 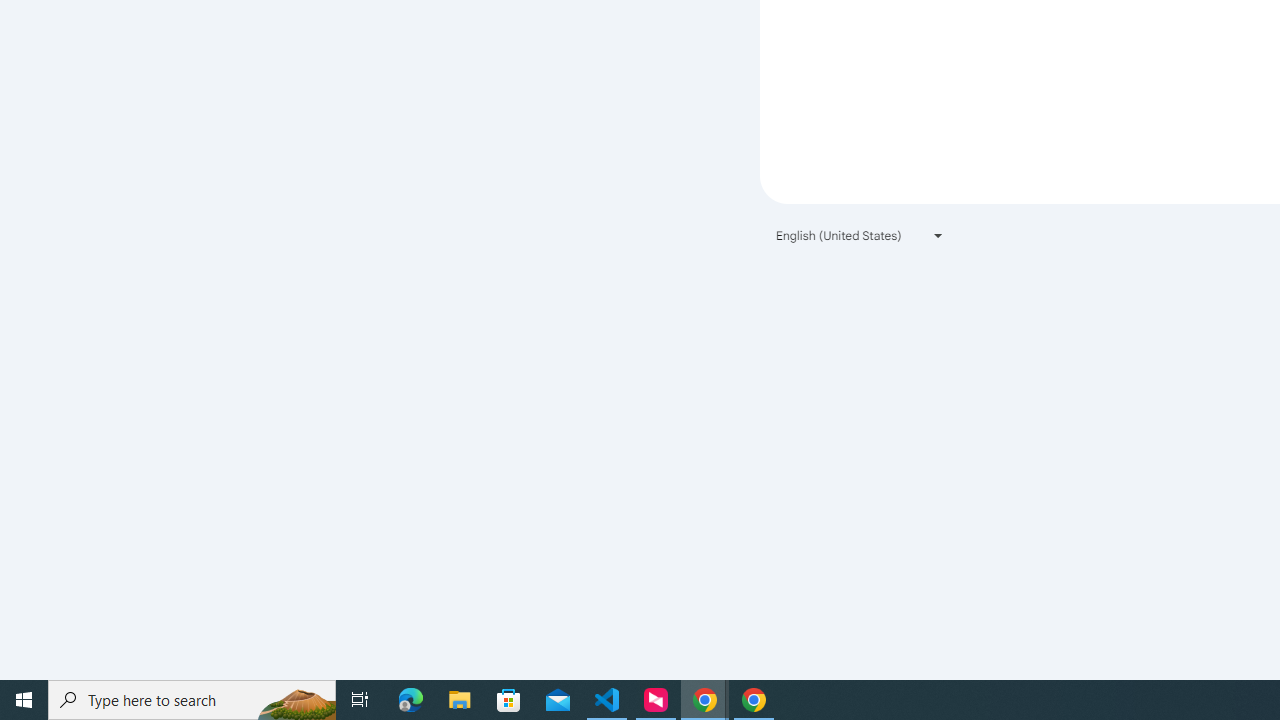 What do you see at coordinates (860, 234) in the screenshot?
I see `'English (United States)'` at bounding box center [860, 234].